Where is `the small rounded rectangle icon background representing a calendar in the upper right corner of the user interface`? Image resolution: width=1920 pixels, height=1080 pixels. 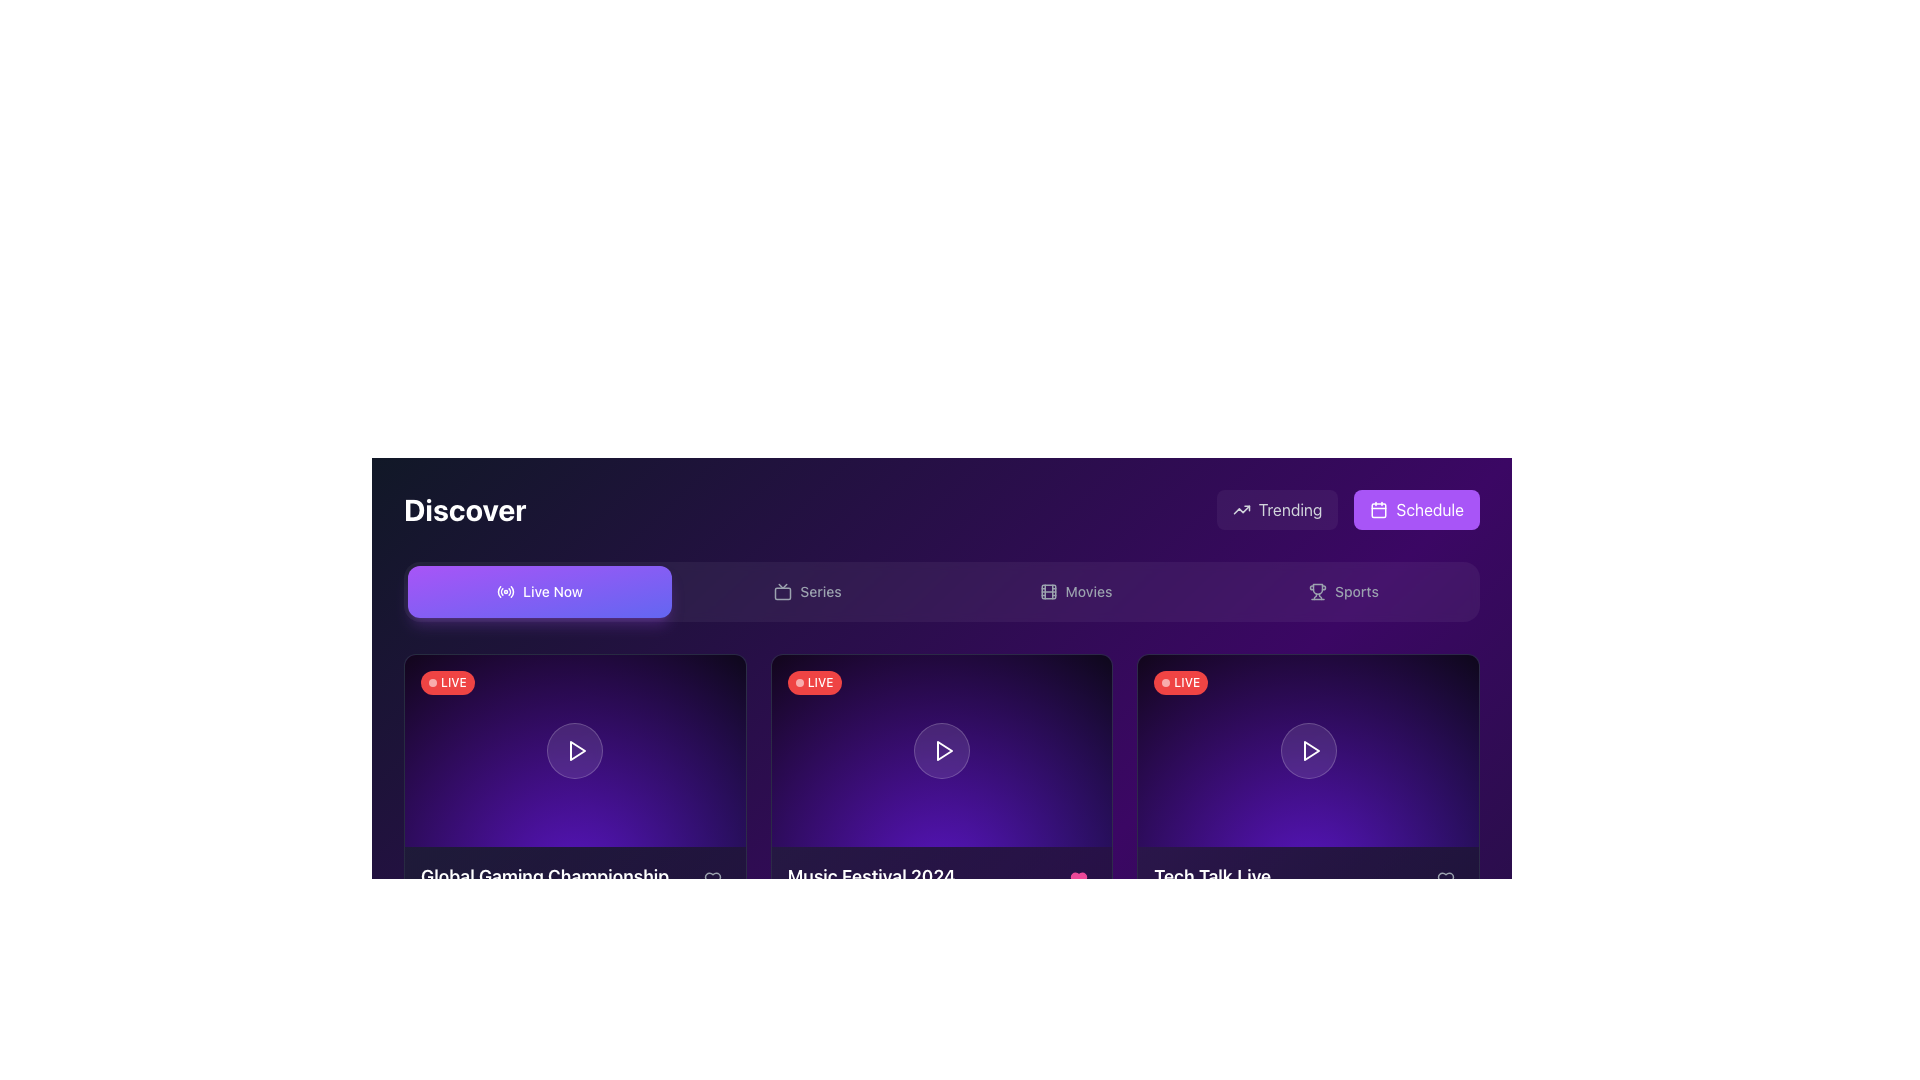 the small rounded rectangle icon background representing a calendar in the upper right corner of the user interface is located at coordinates (1378, 509).